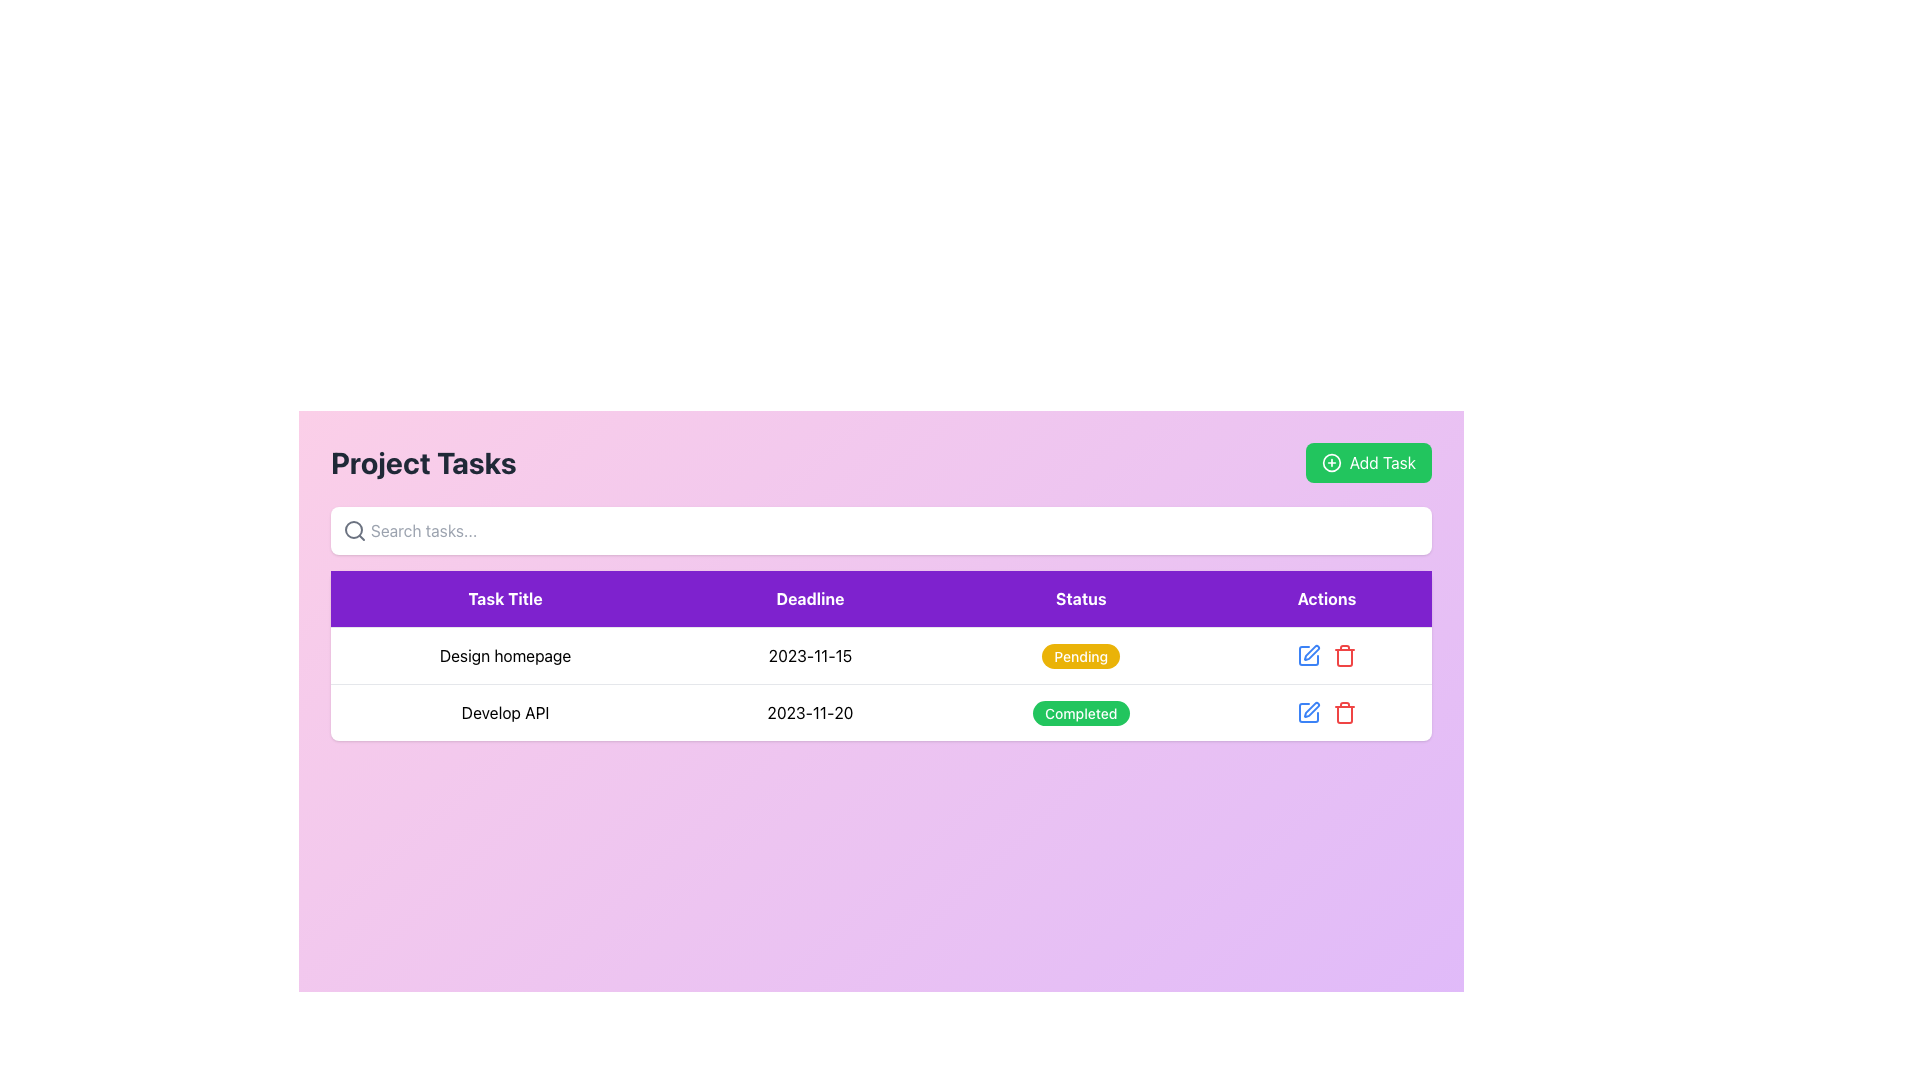  Describe the element at coordinates (1080, 598) in the screenshot. I see `the 'Status' table header, which is the third header in a row of four, featuring white text on a purple background` at that location.